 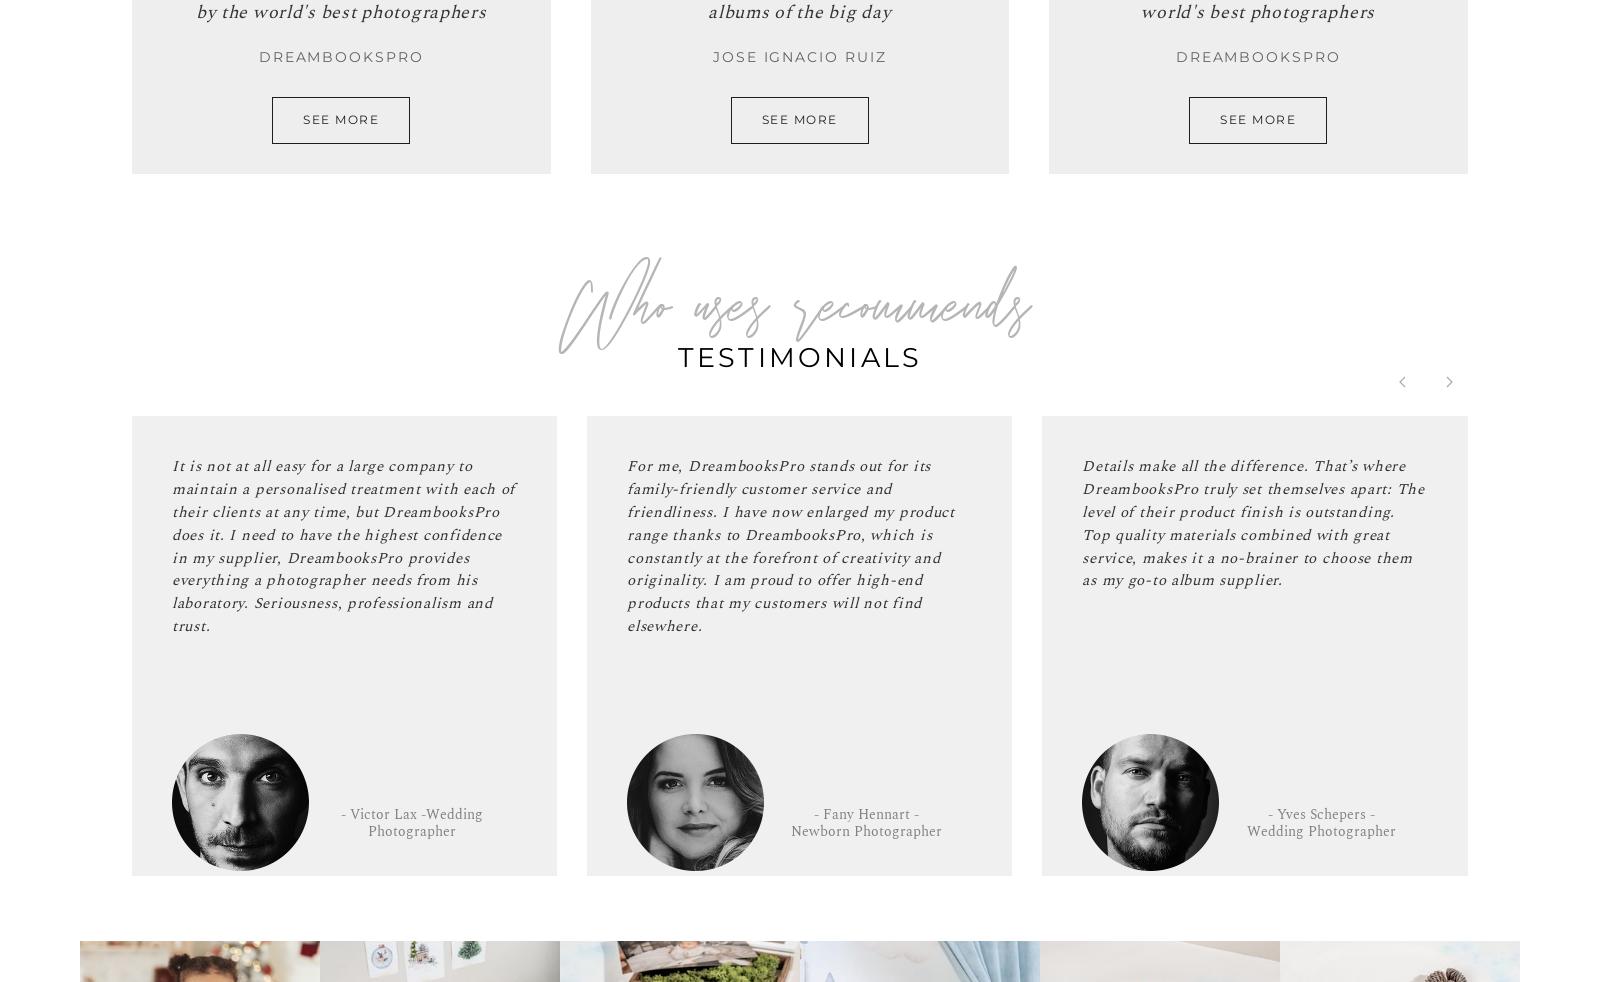 I want to click on 'For me, DreambooksPro stands out for its family-friendly customer service and friendliness. I have now enlarged my product range thanks to DreambooksPro, which is constantly at the forefront of creativity and originality. I am proud to offer high-end products that my customers will not find elsewhere.', so click(x=627, y=545).